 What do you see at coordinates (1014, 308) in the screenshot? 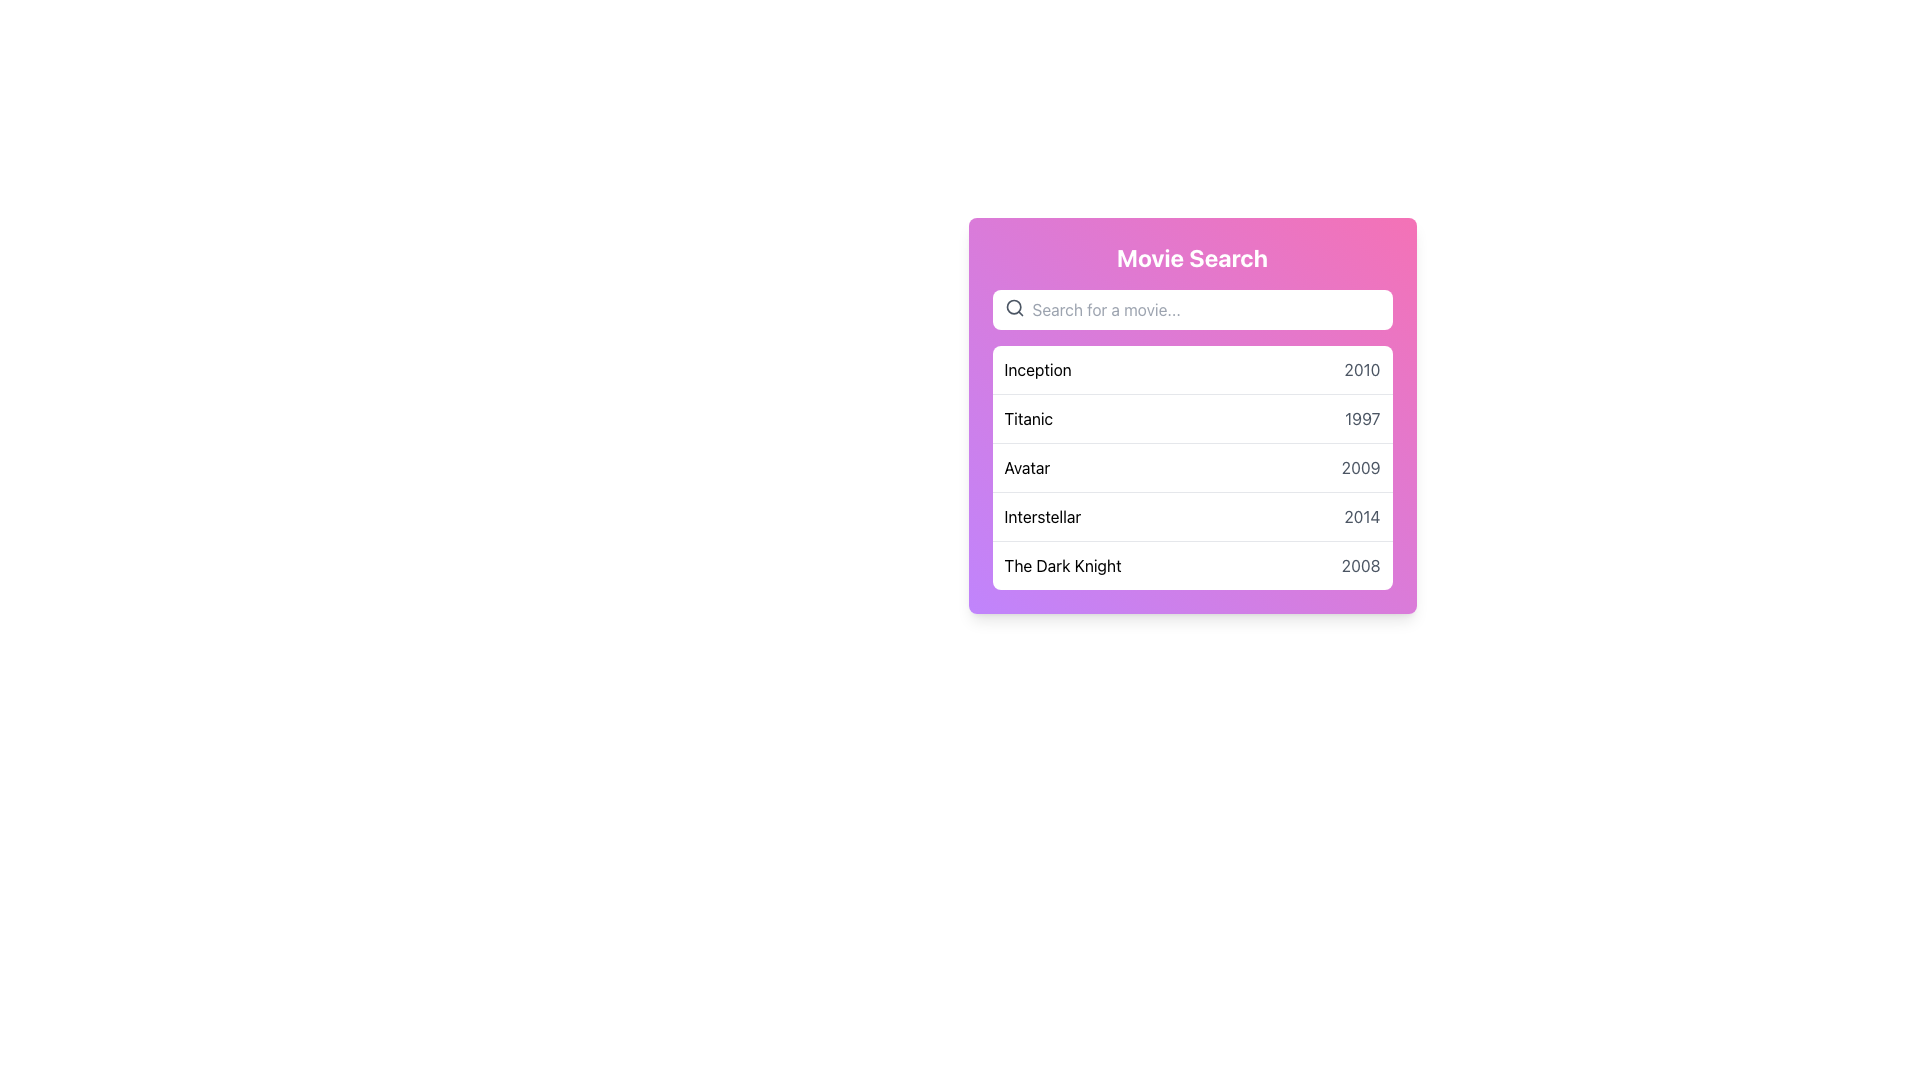
I see `the presence of the gray magnifying glass icon positioned inside the text input field on the left side of the 'Movie Search' panel` at bounding box center [1014, 308].